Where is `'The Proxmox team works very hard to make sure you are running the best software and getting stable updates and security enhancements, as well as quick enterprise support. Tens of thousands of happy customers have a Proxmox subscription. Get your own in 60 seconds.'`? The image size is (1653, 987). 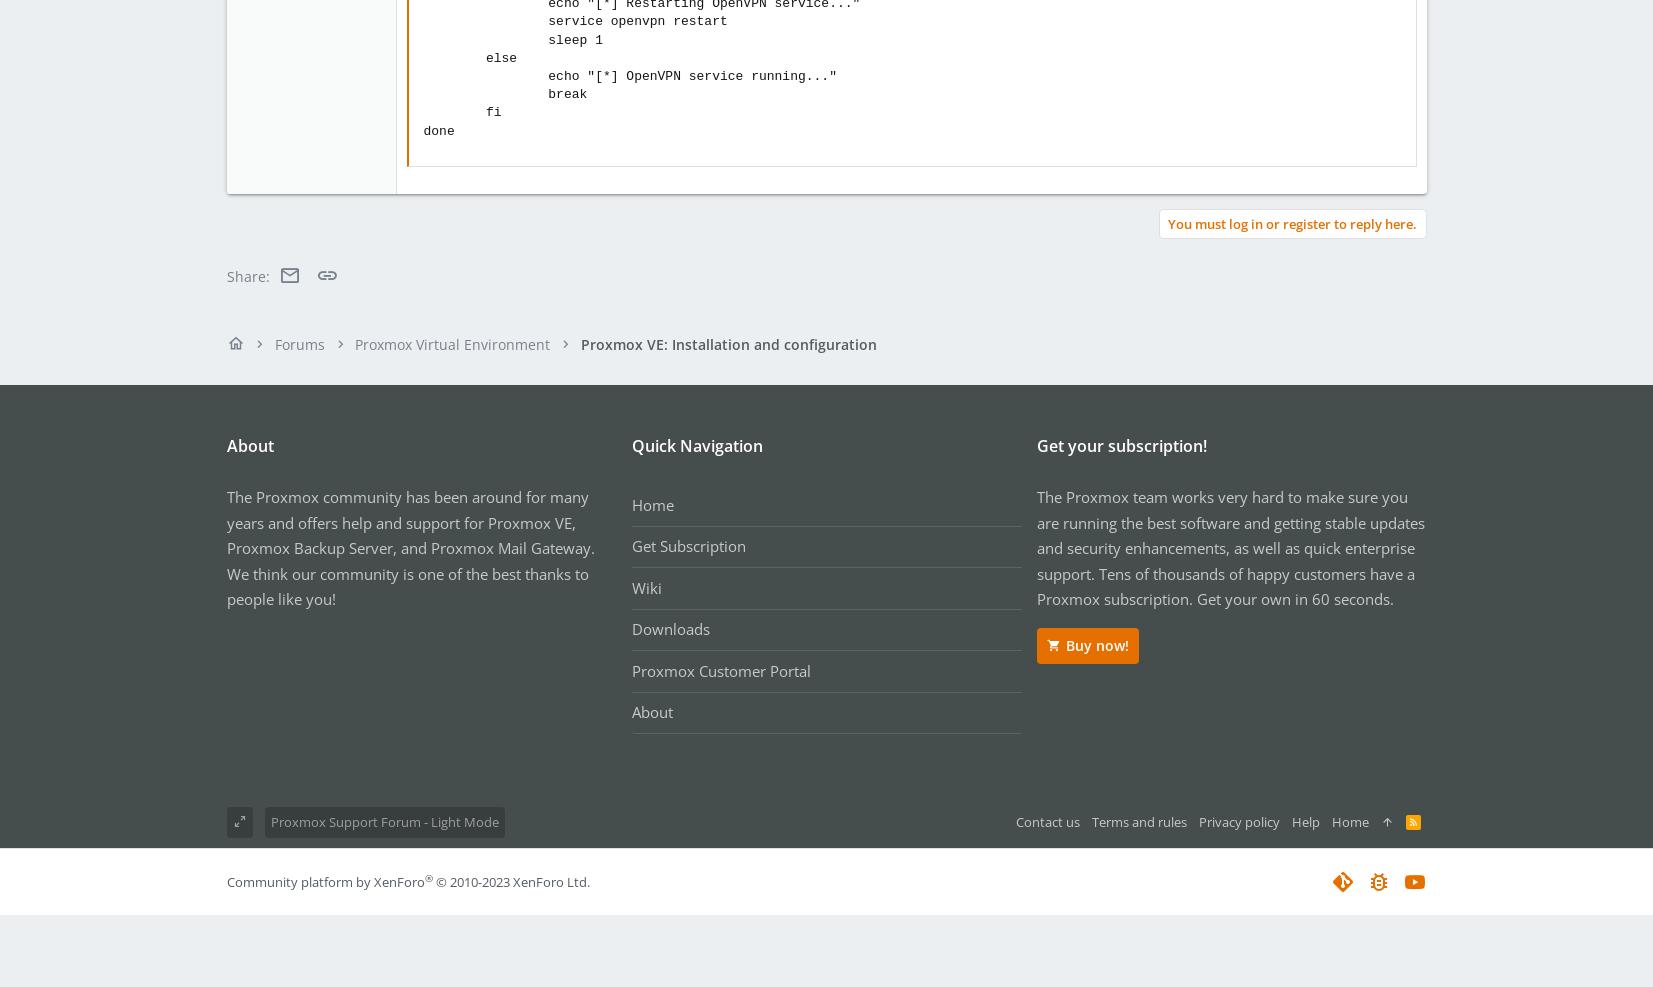
'The Proxmox team works very hard to make sure you are running the best software and getting stable updates and security enhancements, as well as quick enterprise support. Tens of thousands of happy customers have a Proxmox subscription. Get your own in 60 seconds.' is located at coordinates (1035, 547).